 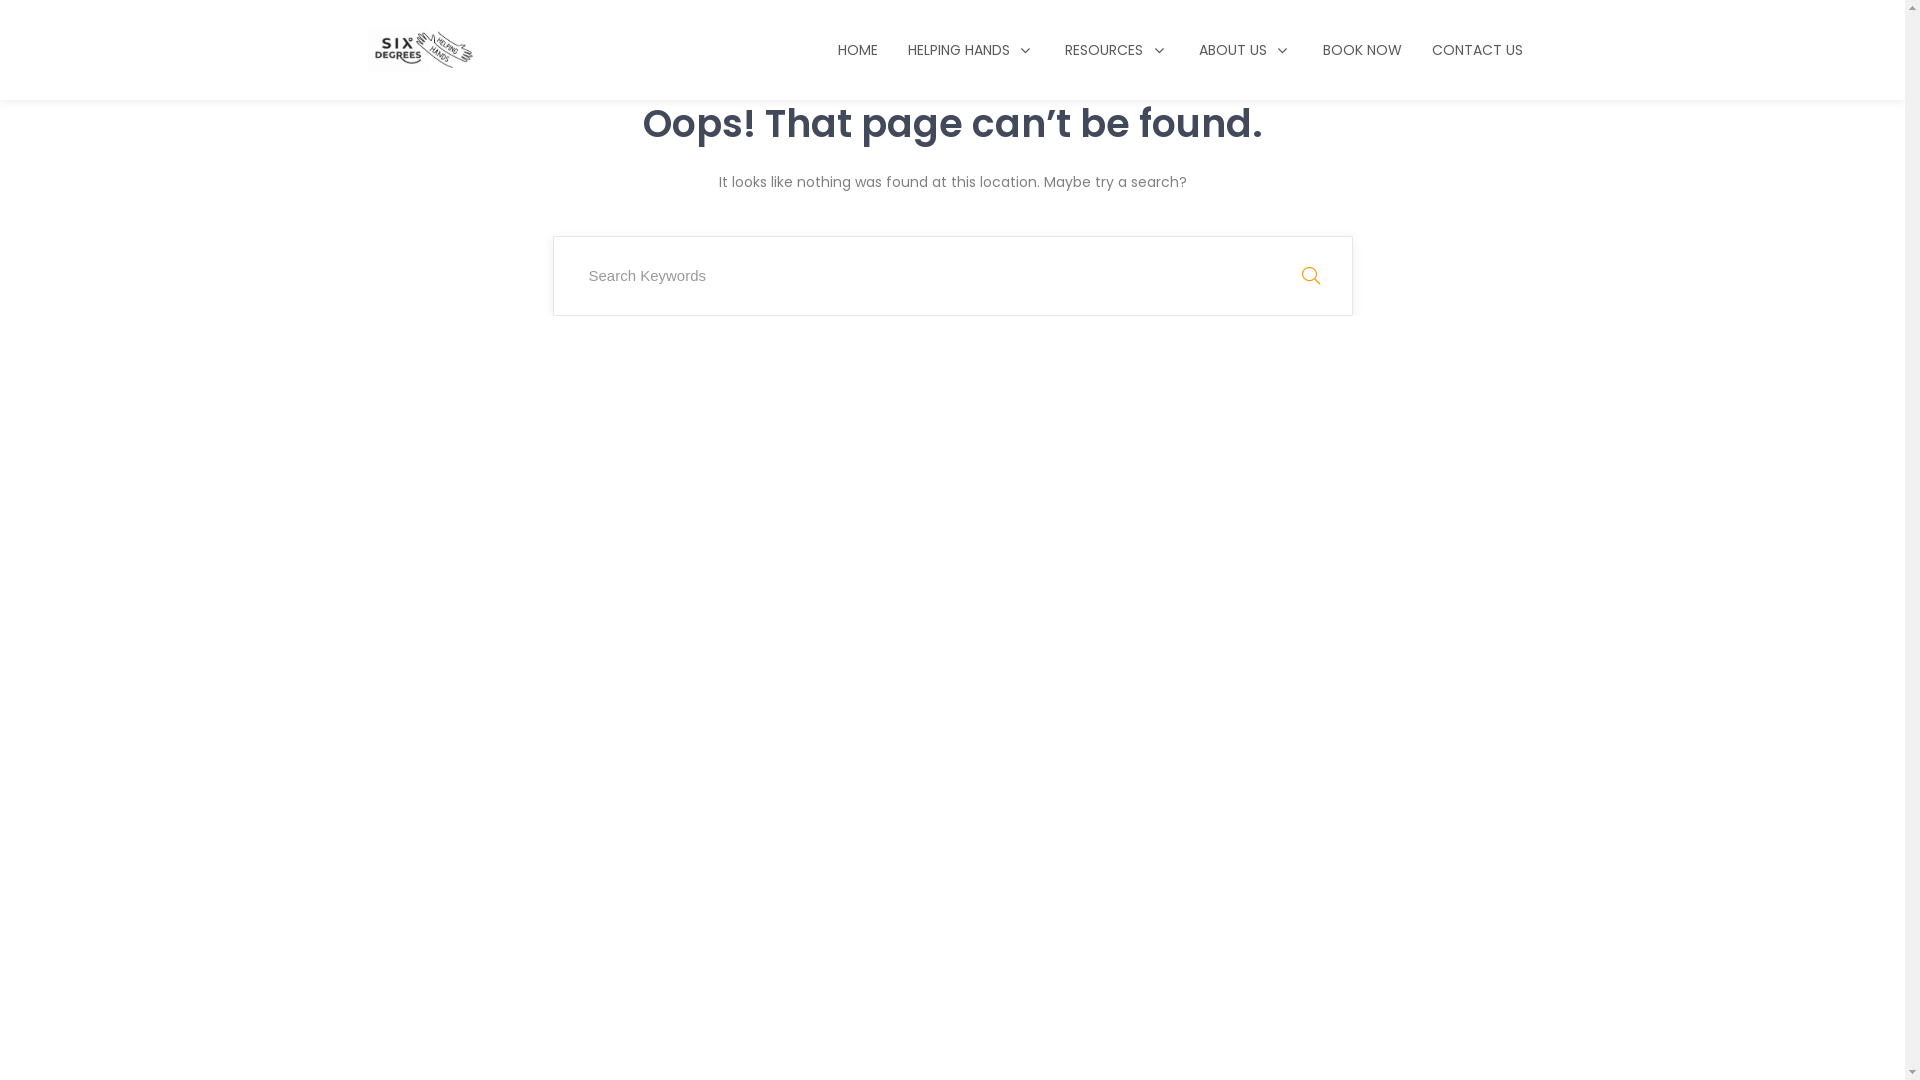 What do you see at coordinates (1310, 276) in the screenshot?
I see `'SEARCH'` at bounding box center [1310, 276].